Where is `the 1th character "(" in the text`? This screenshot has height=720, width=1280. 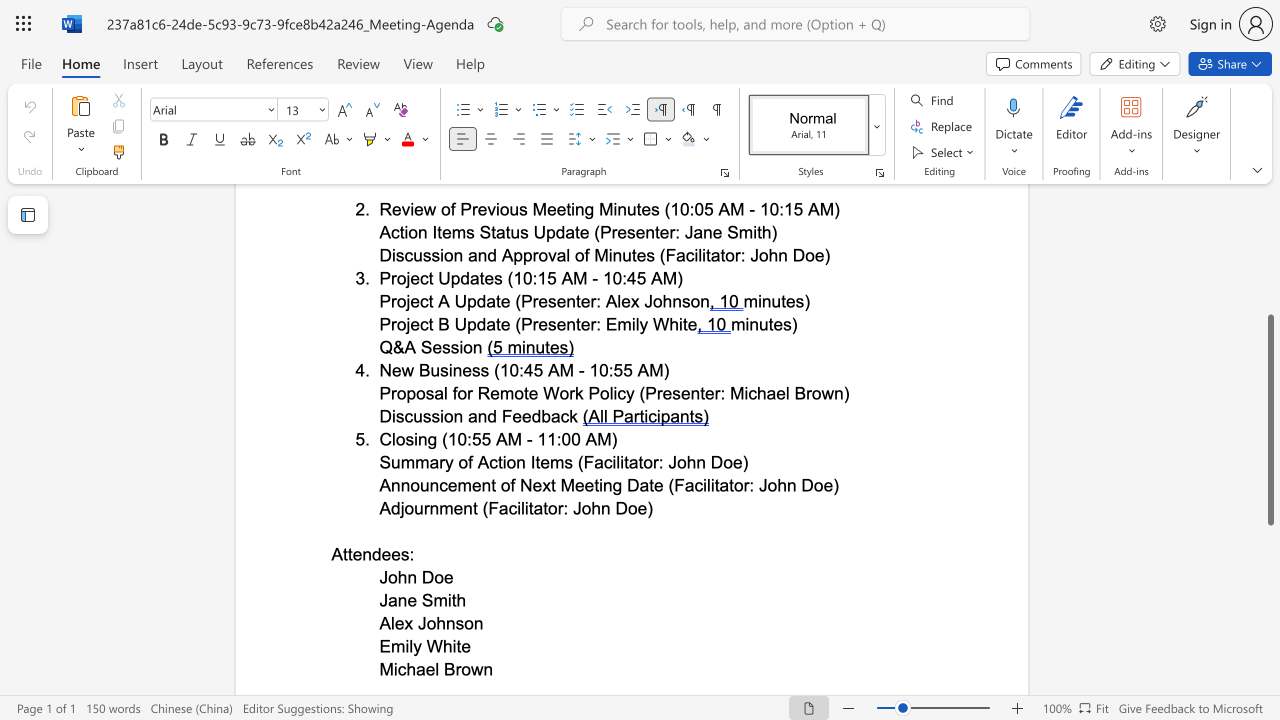 the 1th character "(" in the text is located at coordinates (444, 438).